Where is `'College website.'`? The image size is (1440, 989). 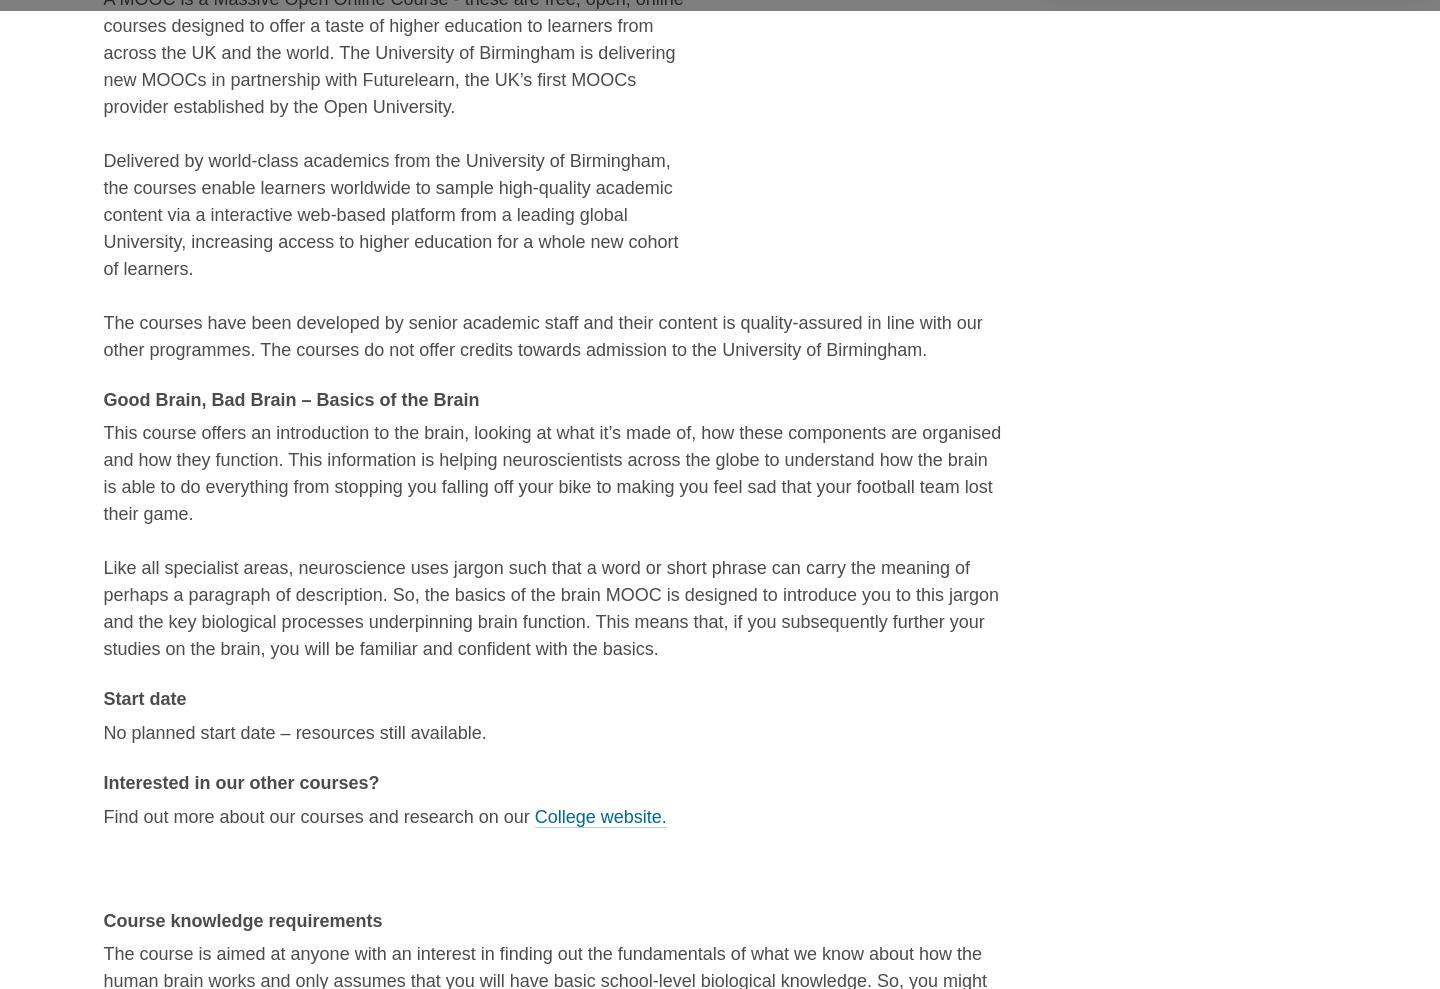 'College website.' is located at coordinates (600, 815).